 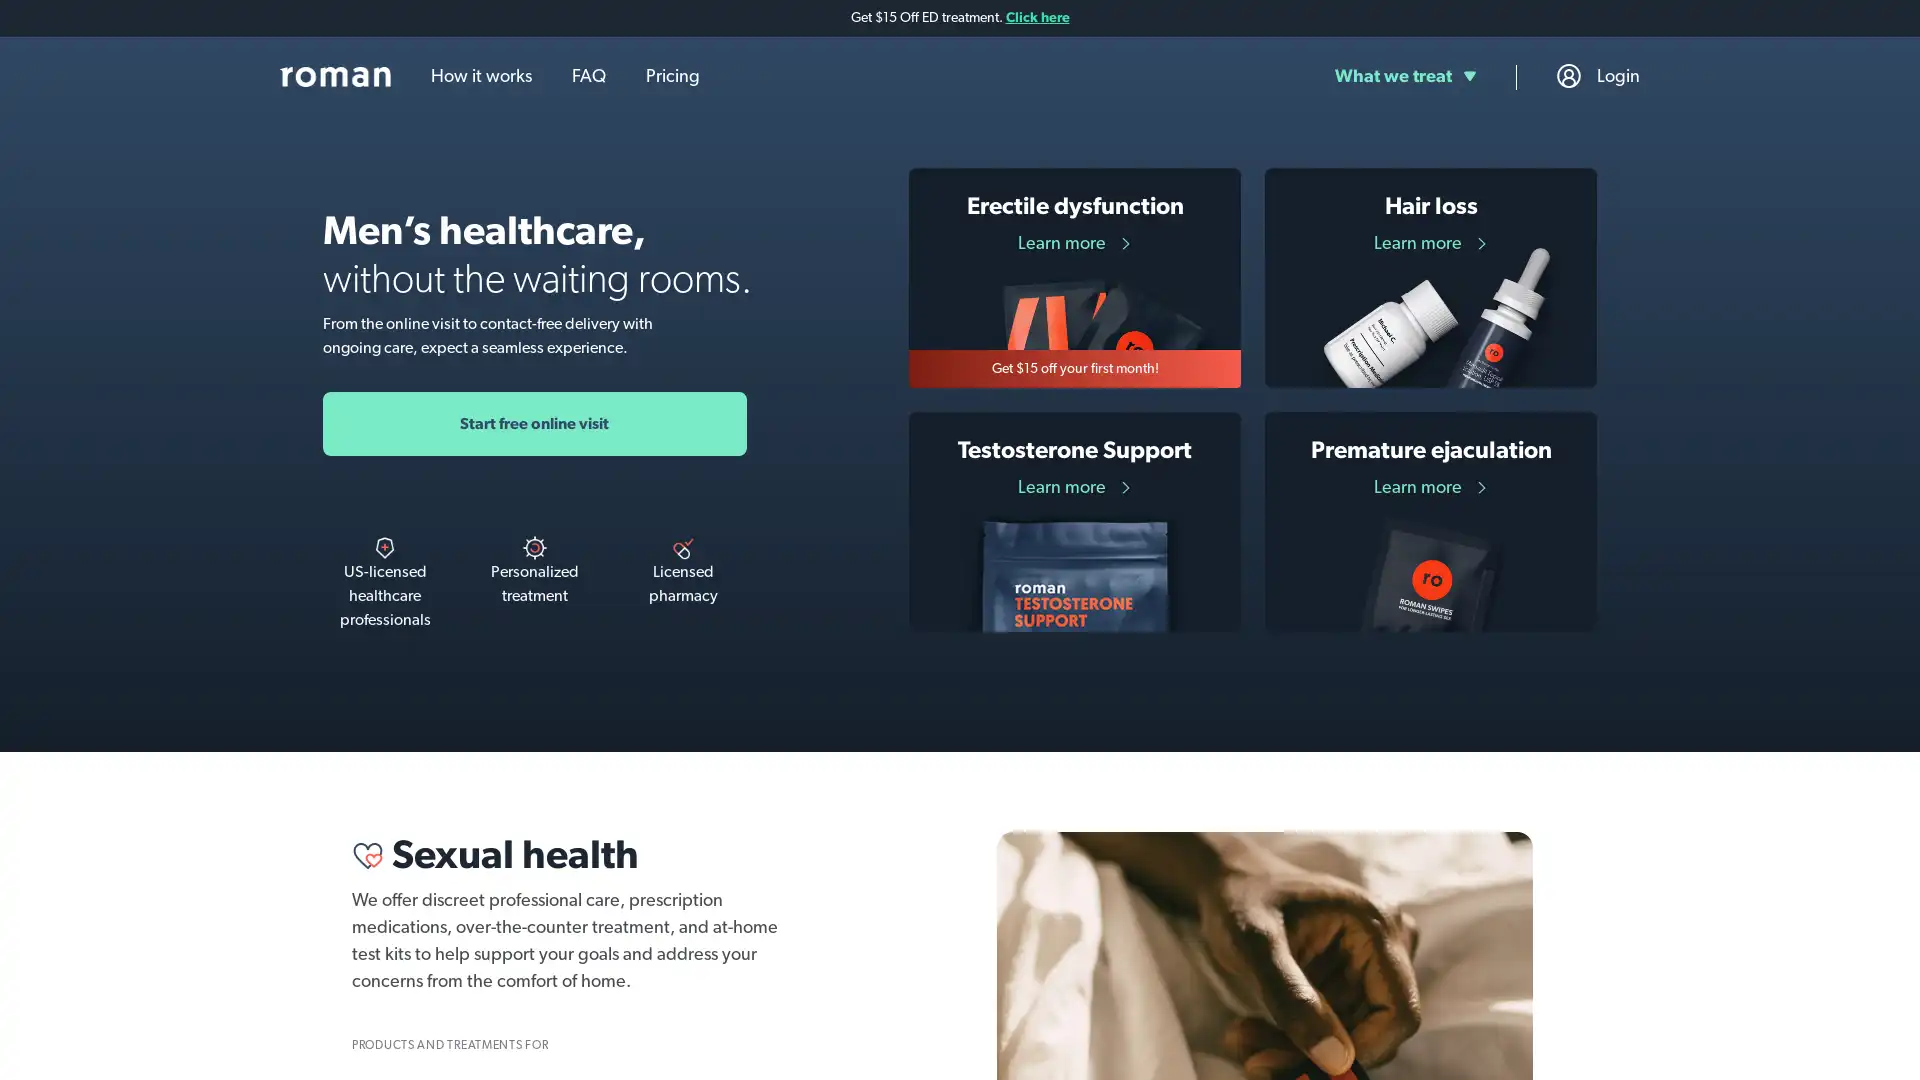 What do you see at coordinates (1405, 75) in the screenshot?
I see `What we treat` at bounding box center [1405, 75].